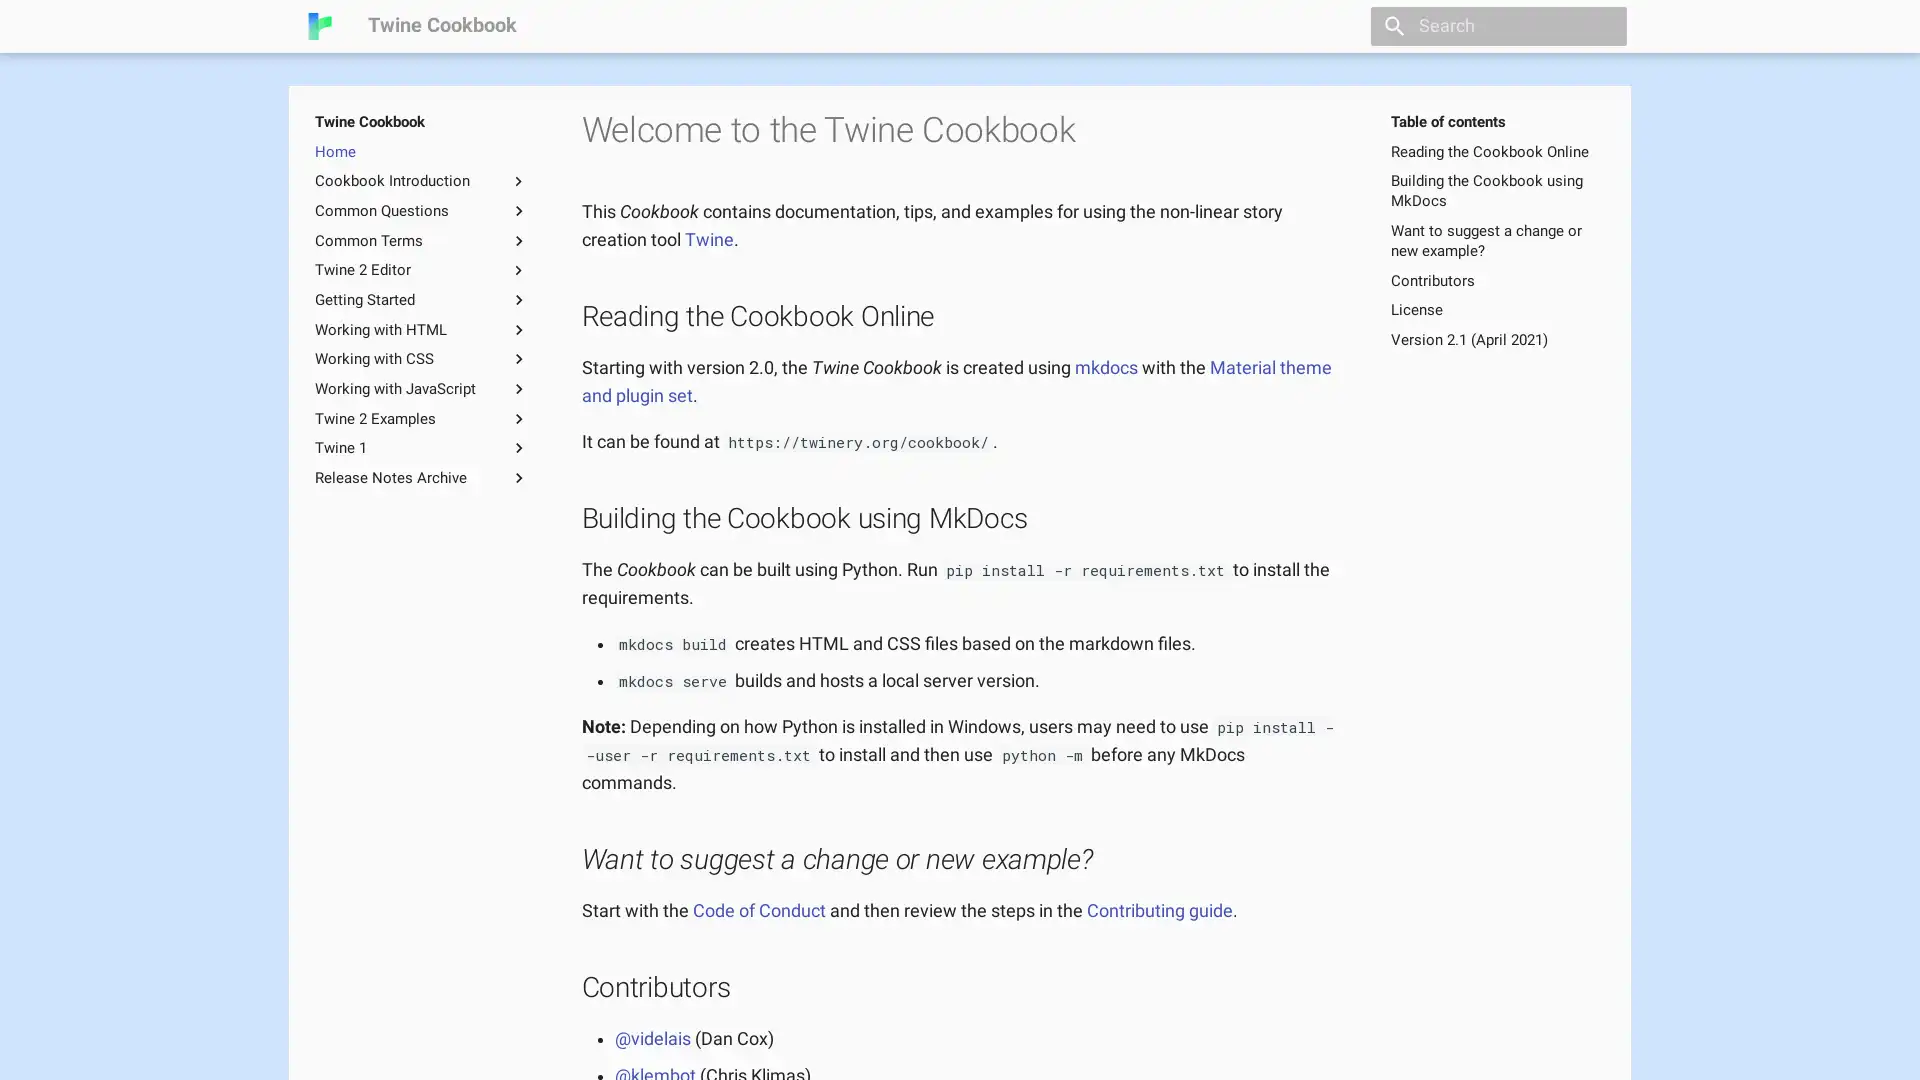 Image resolution: width=1920 pixels, height=1080 pixels. I want to click on Clear, so click(1602, 26).